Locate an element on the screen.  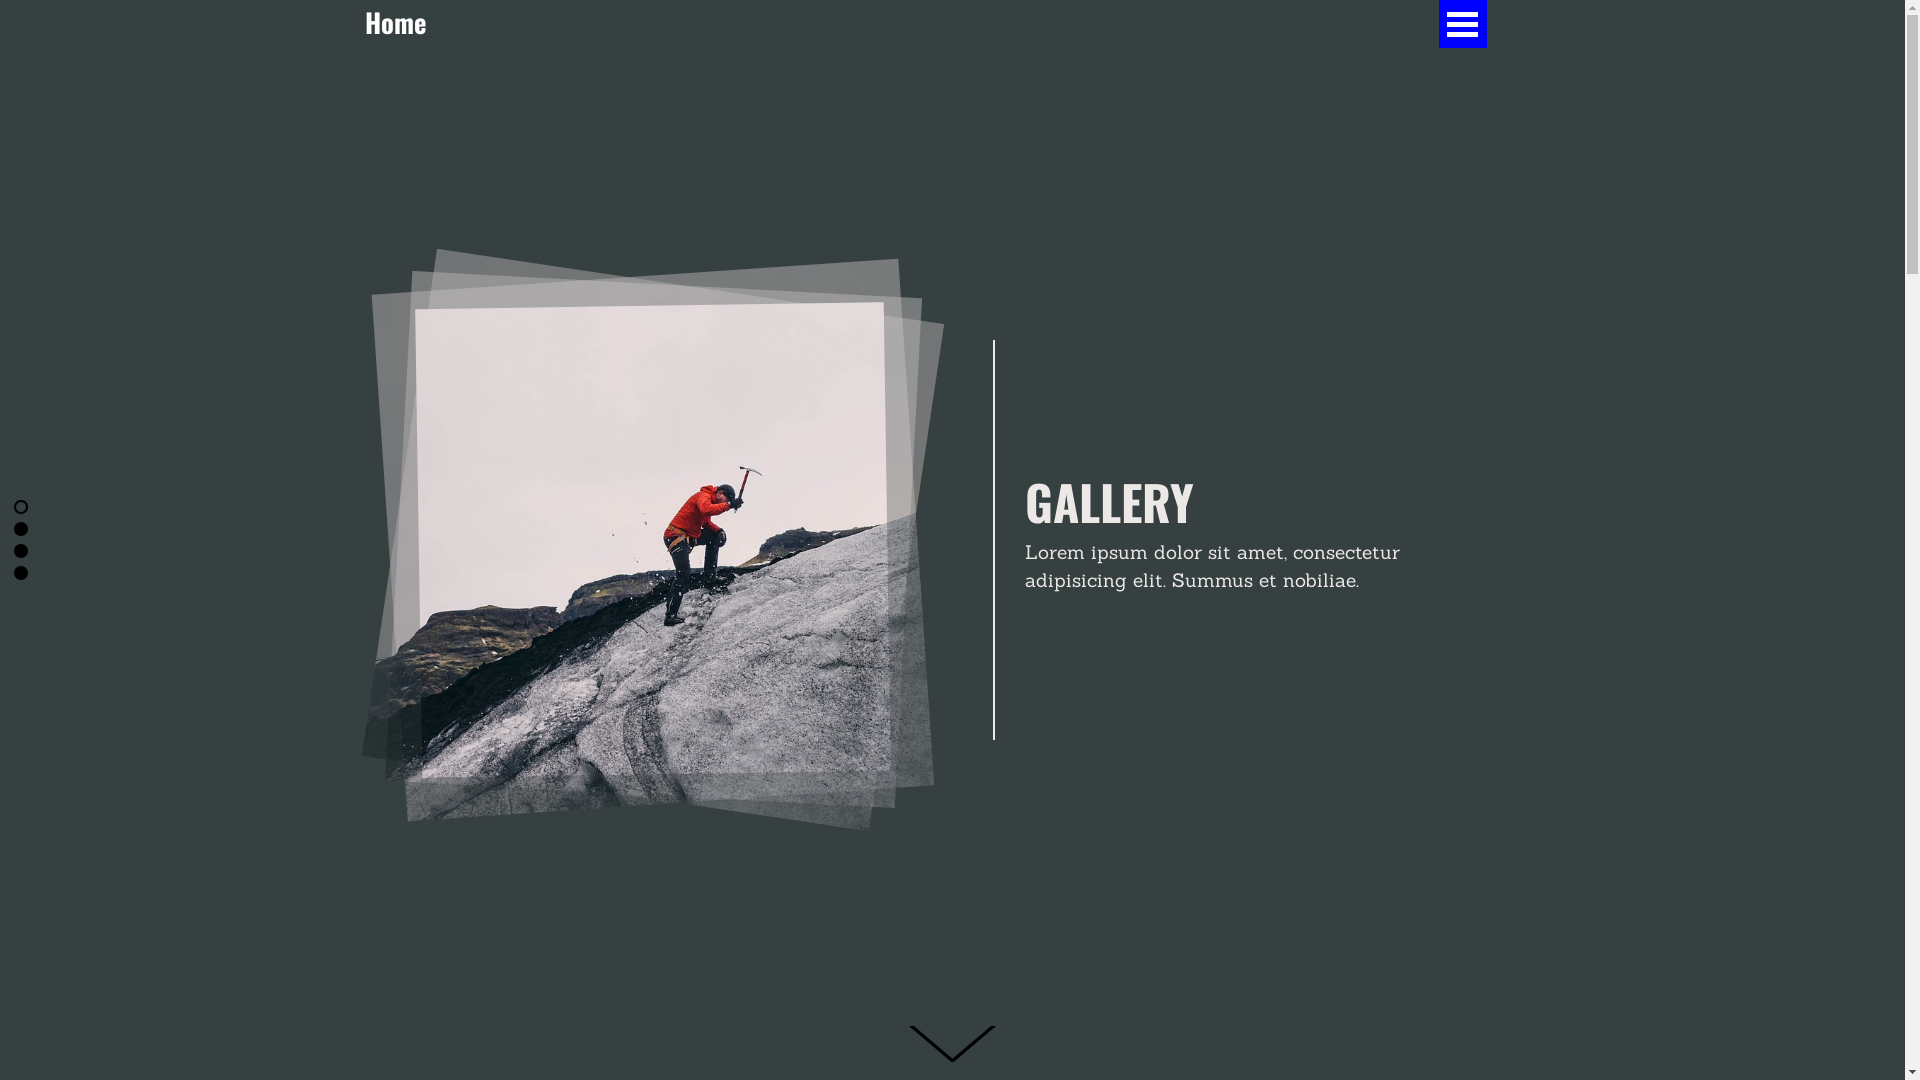
'Home' is located at coordinates (394, 22).